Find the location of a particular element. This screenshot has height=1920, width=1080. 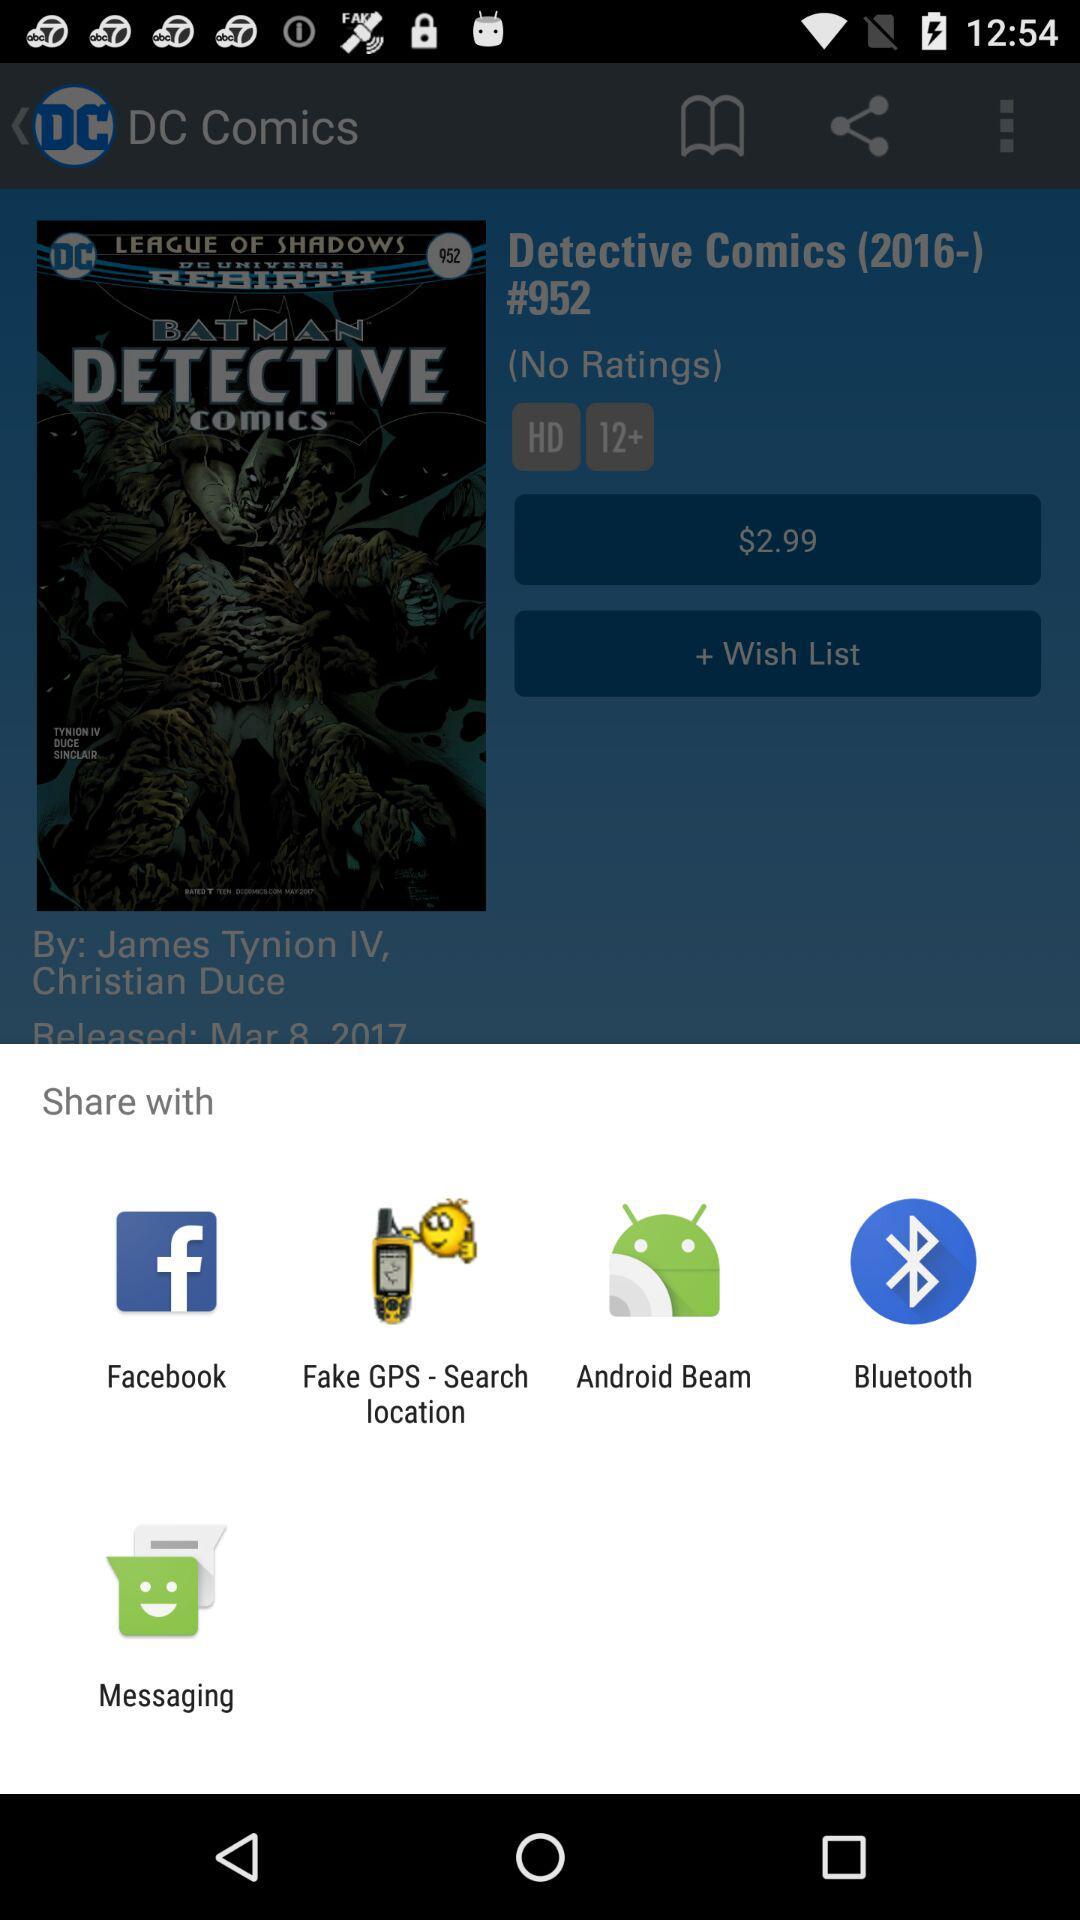

facebook item is located at coordinates (165, 1392).